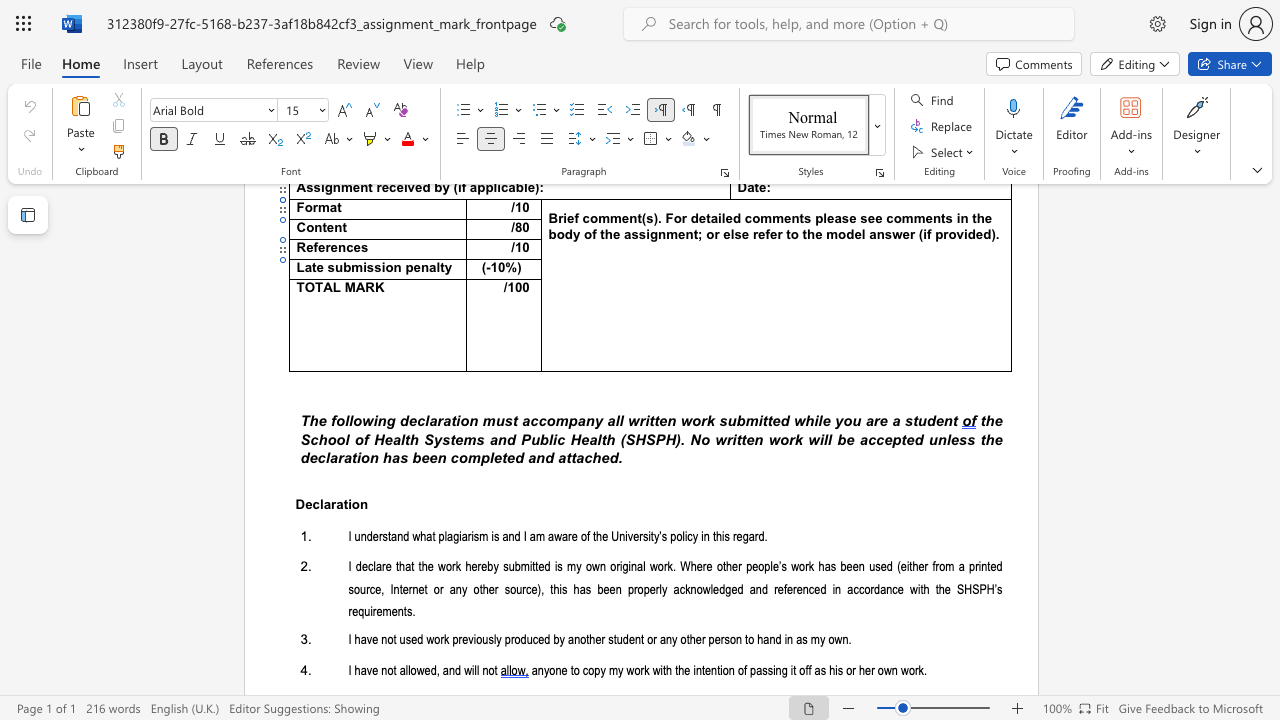 The image size is (1280, 720). Describe the element at coordinates (478, 567) in the screenshot. I see `the 2th character "r" in the text` at that location.